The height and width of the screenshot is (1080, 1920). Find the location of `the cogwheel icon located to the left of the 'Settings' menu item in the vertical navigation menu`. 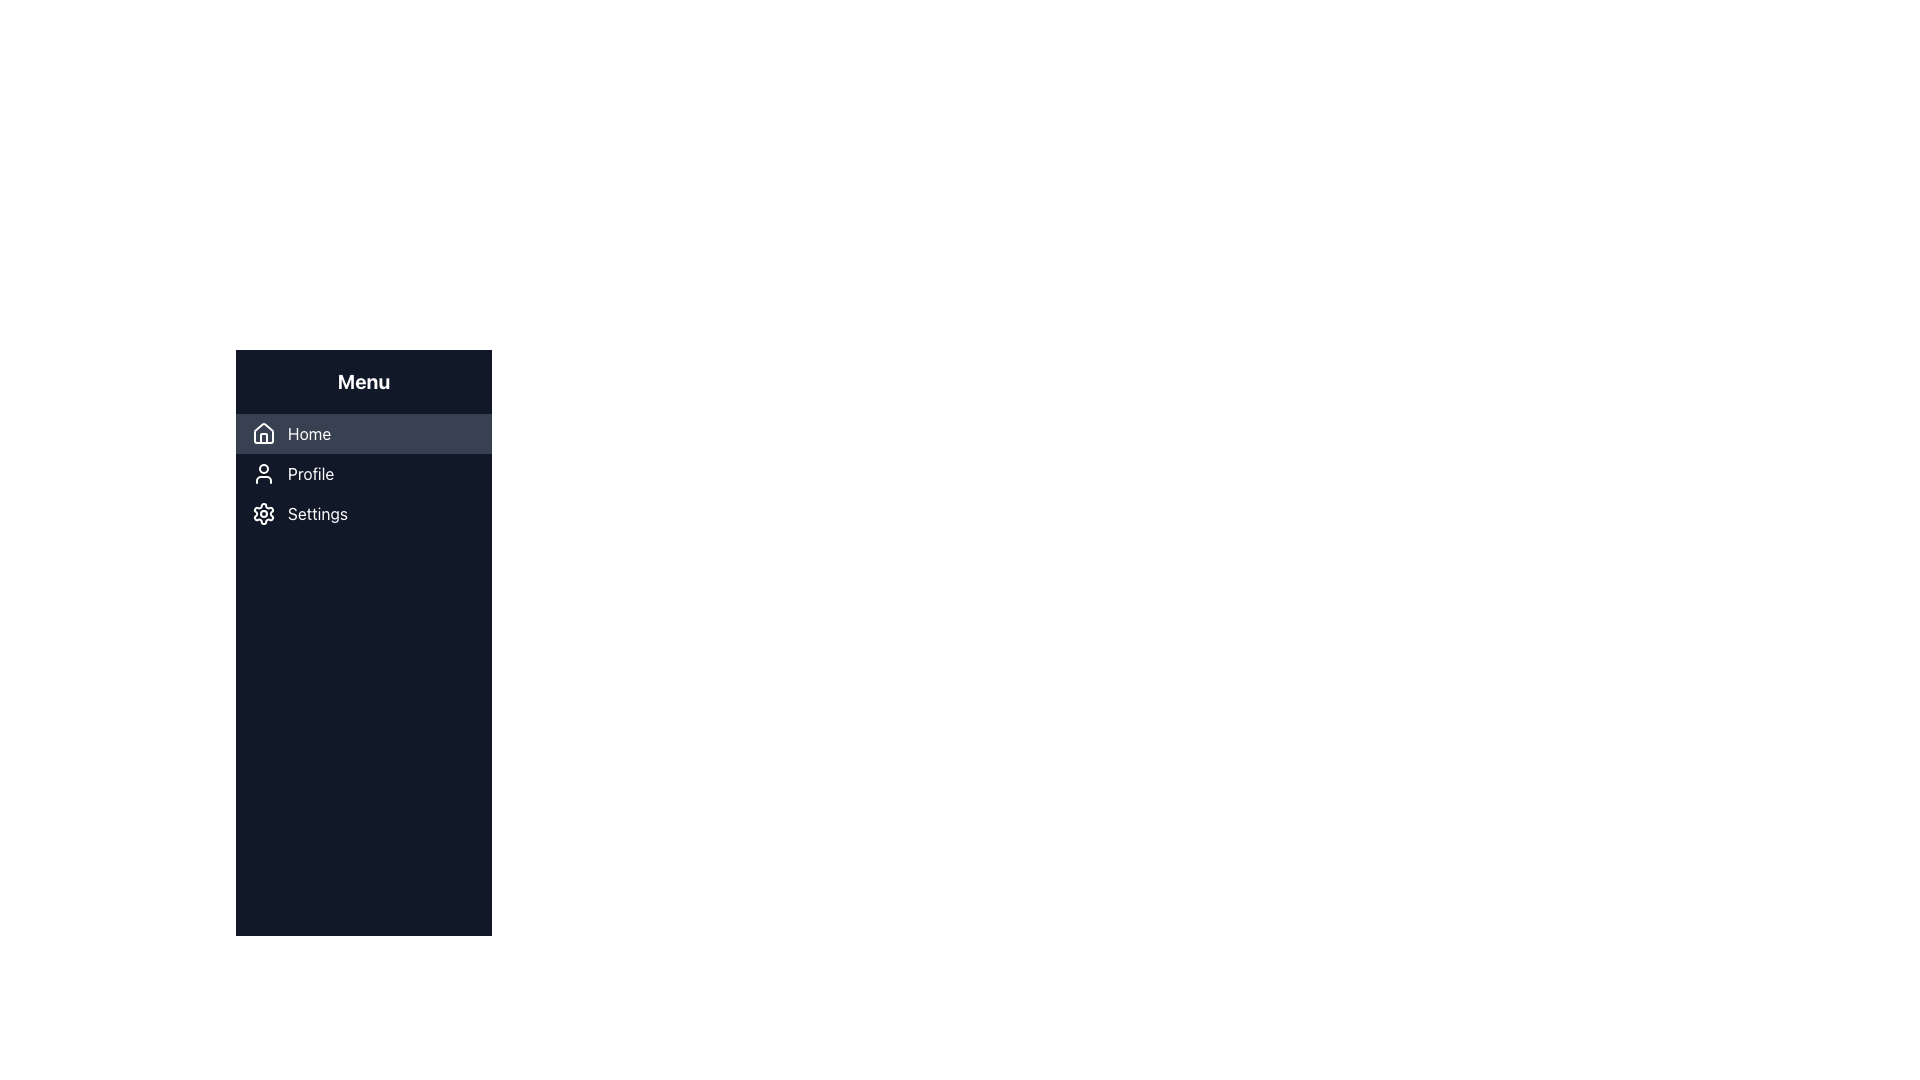

the cogwheel icon located to the left of the 'Settings' menu item in the vertical navigation menu is located at coordinates (263, 512).